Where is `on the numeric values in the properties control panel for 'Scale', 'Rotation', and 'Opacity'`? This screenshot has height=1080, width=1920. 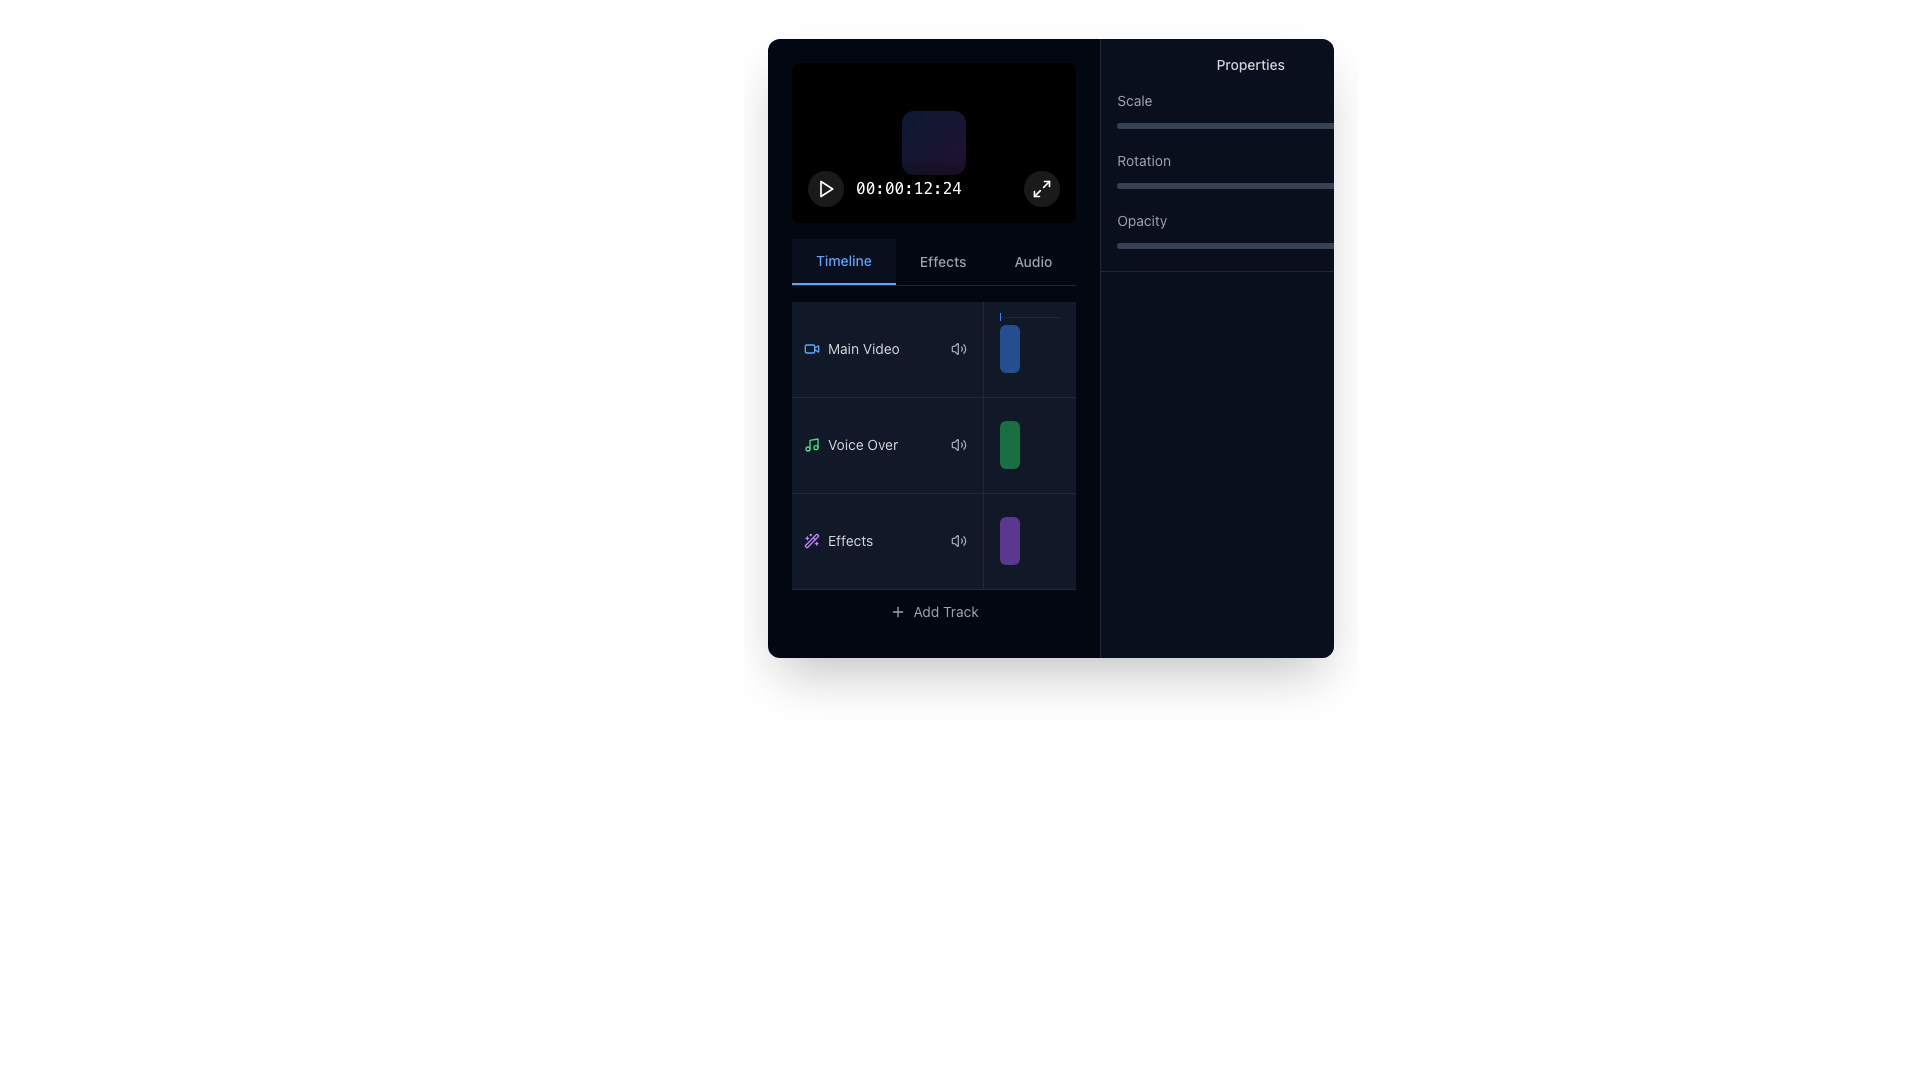 on the numeric values in the properties control panel for 'Scale', 'Rotation', and 'Opacity' is located at coordinates (1249, 154).